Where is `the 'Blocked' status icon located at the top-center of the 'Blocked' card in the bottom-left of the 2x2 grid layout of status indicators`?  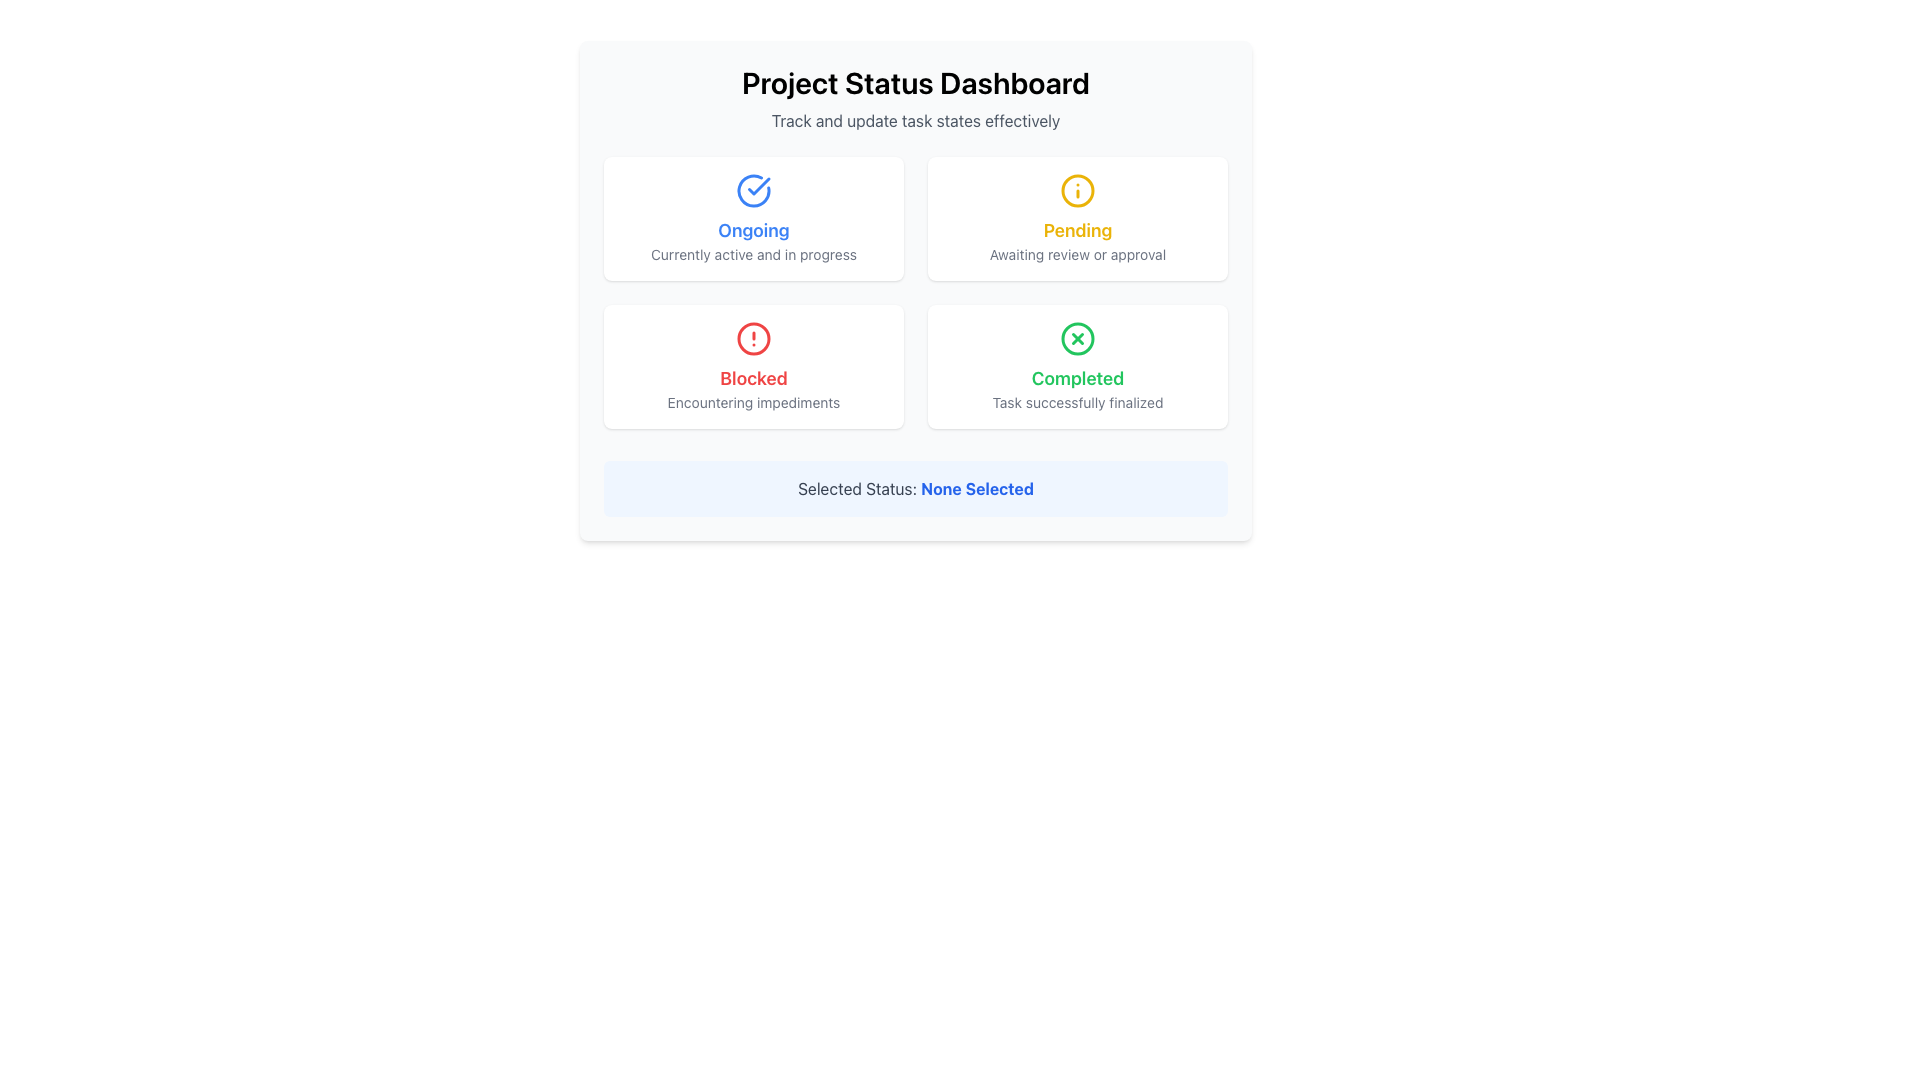 the 'Blocked' status icon located at the top-center of the 'Blocked' card in the bottom-left of the 2x2 grid layout of status indicators is located at coordinates (752, 338).